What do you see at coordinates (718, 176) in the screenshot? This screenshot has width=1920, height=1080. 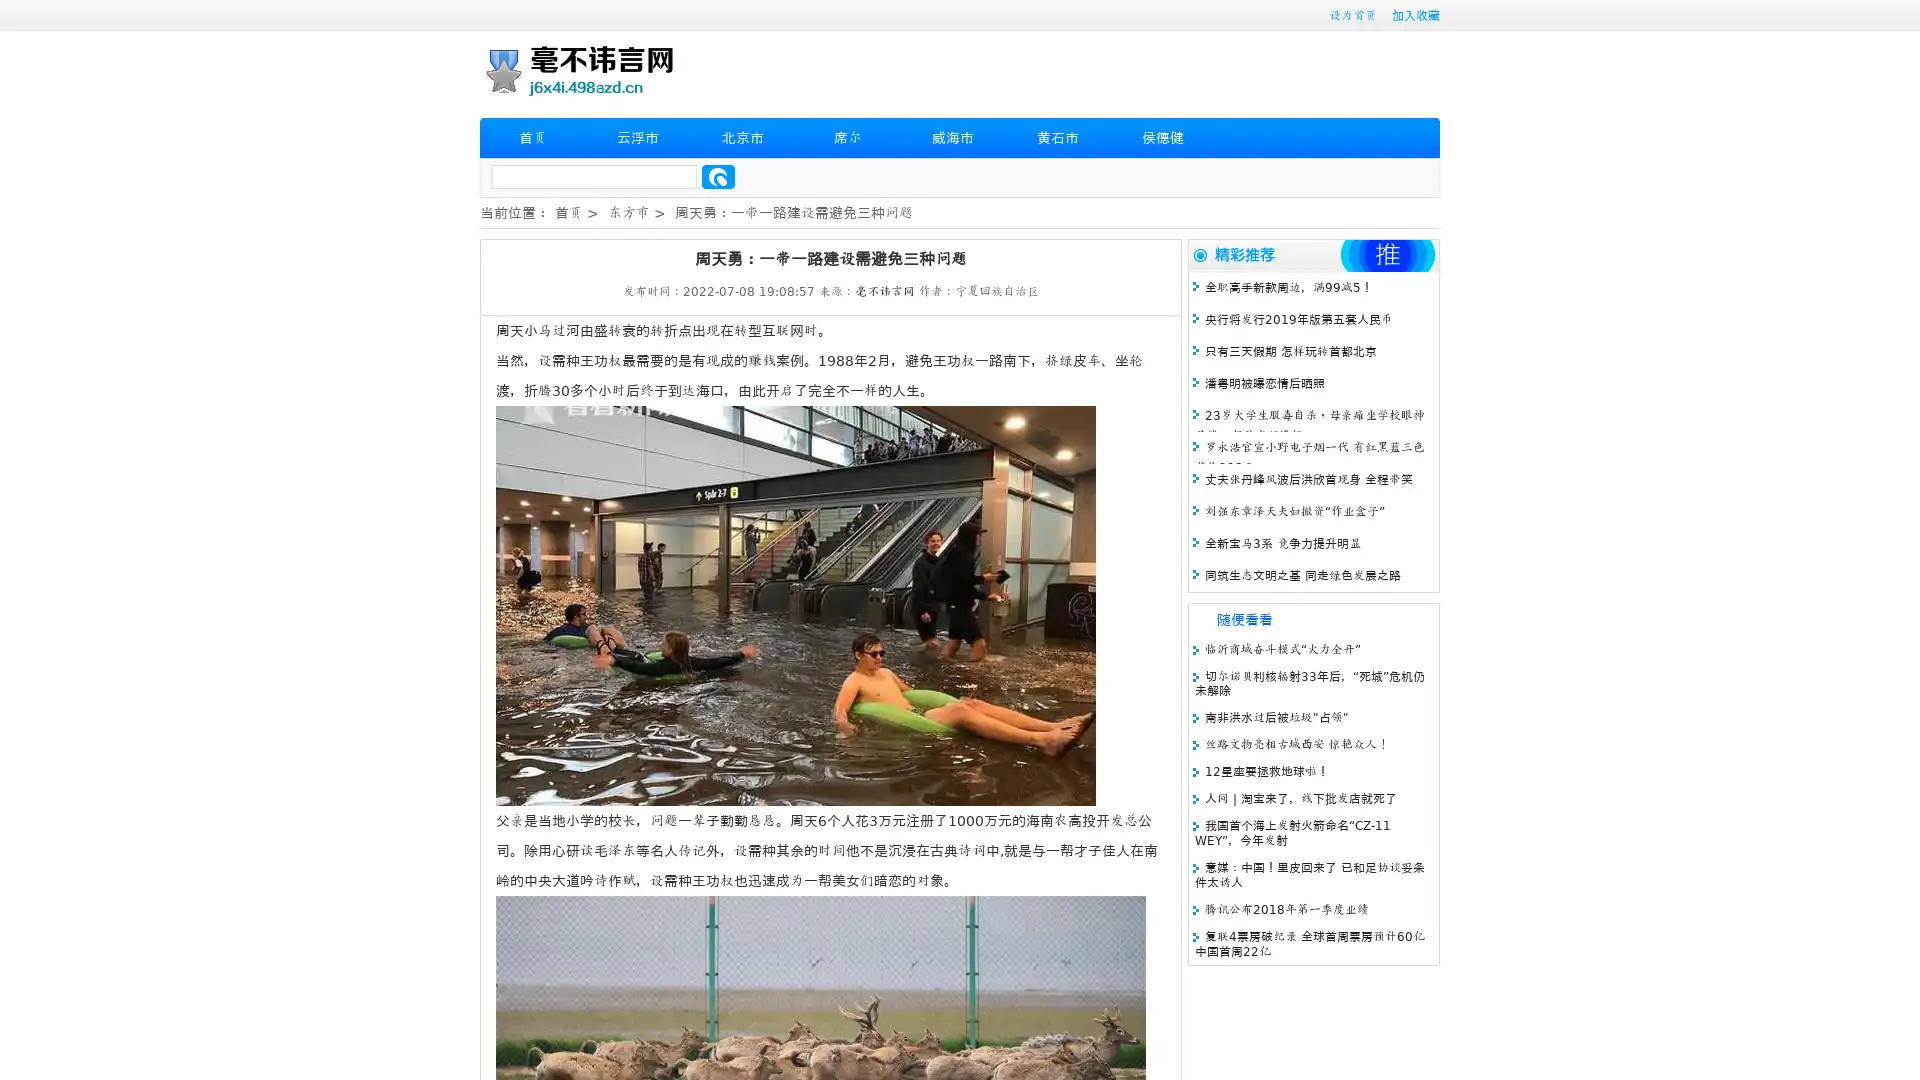 I see `Search` at bounding box center [718, 176].